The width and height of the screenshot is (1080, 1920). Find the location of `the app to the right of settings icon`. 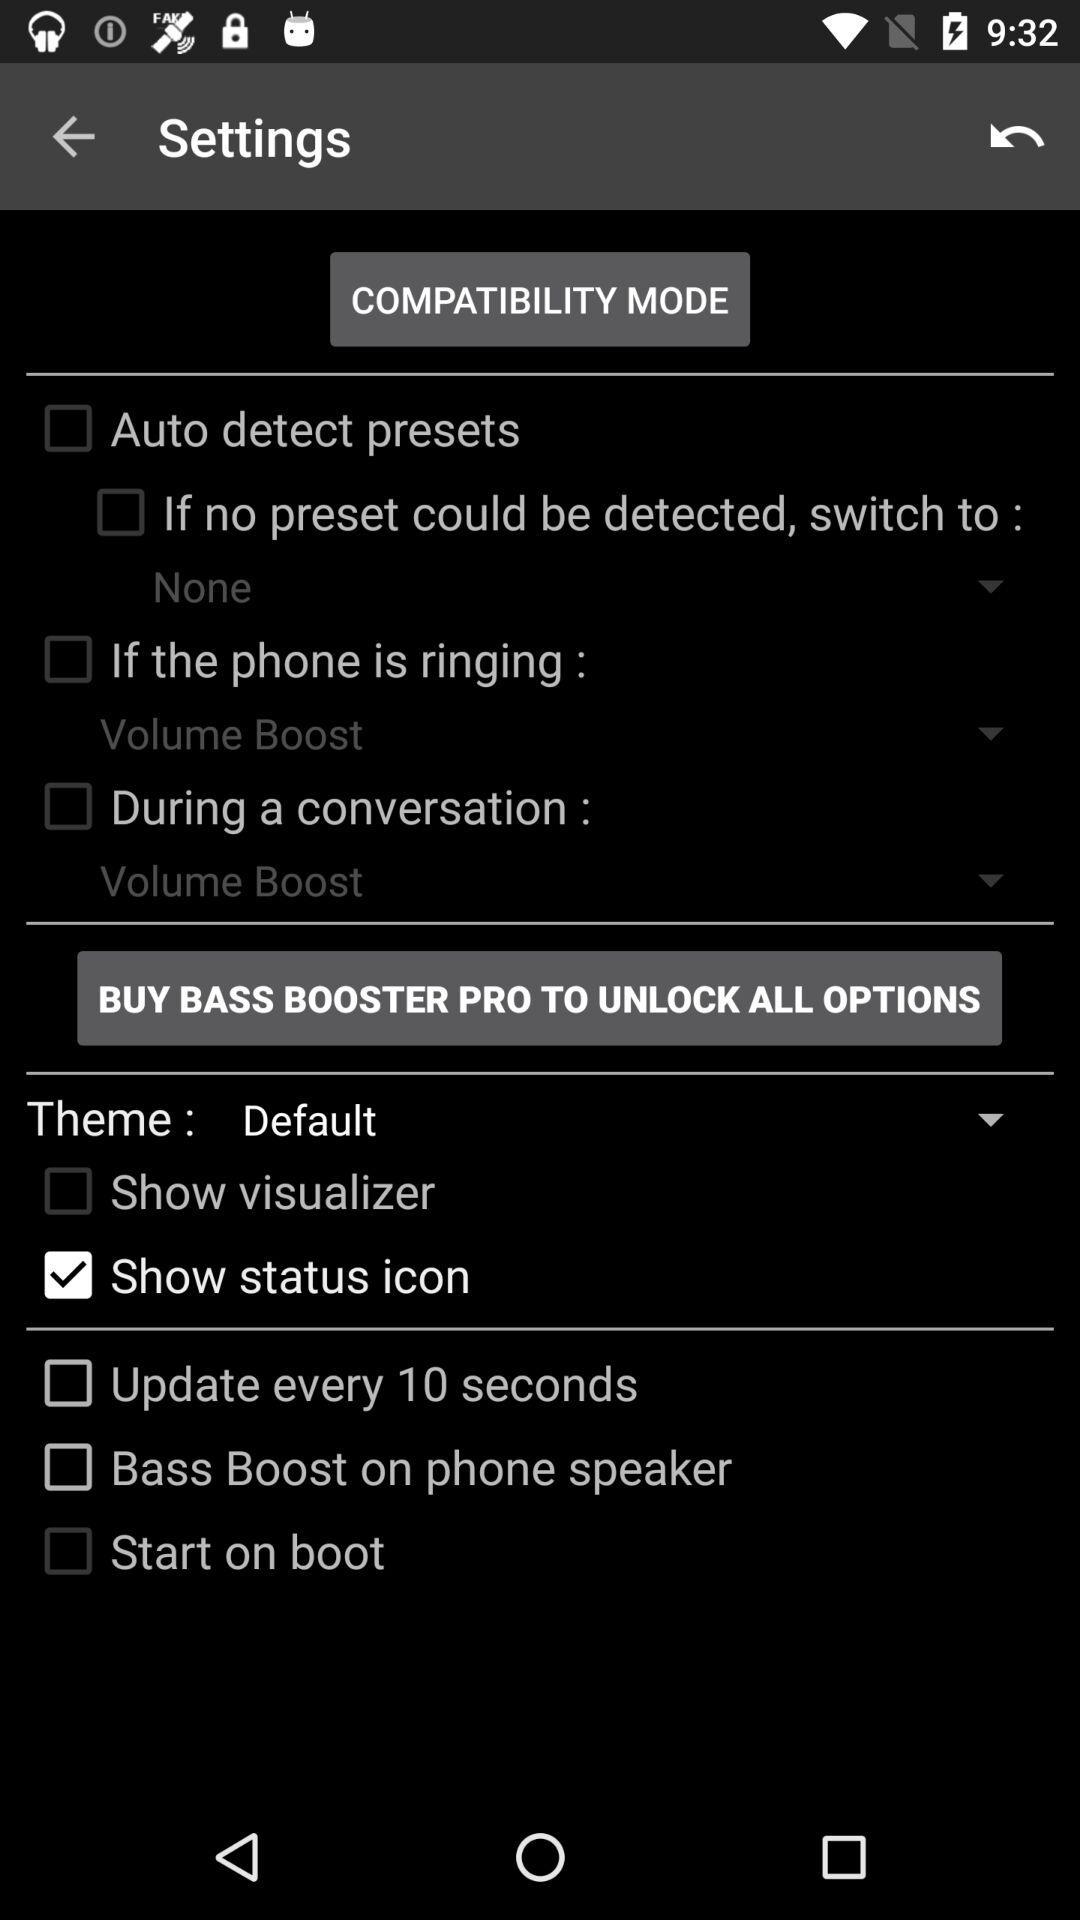

the app to the right of settings icon is located at coordinates (1017, 135).